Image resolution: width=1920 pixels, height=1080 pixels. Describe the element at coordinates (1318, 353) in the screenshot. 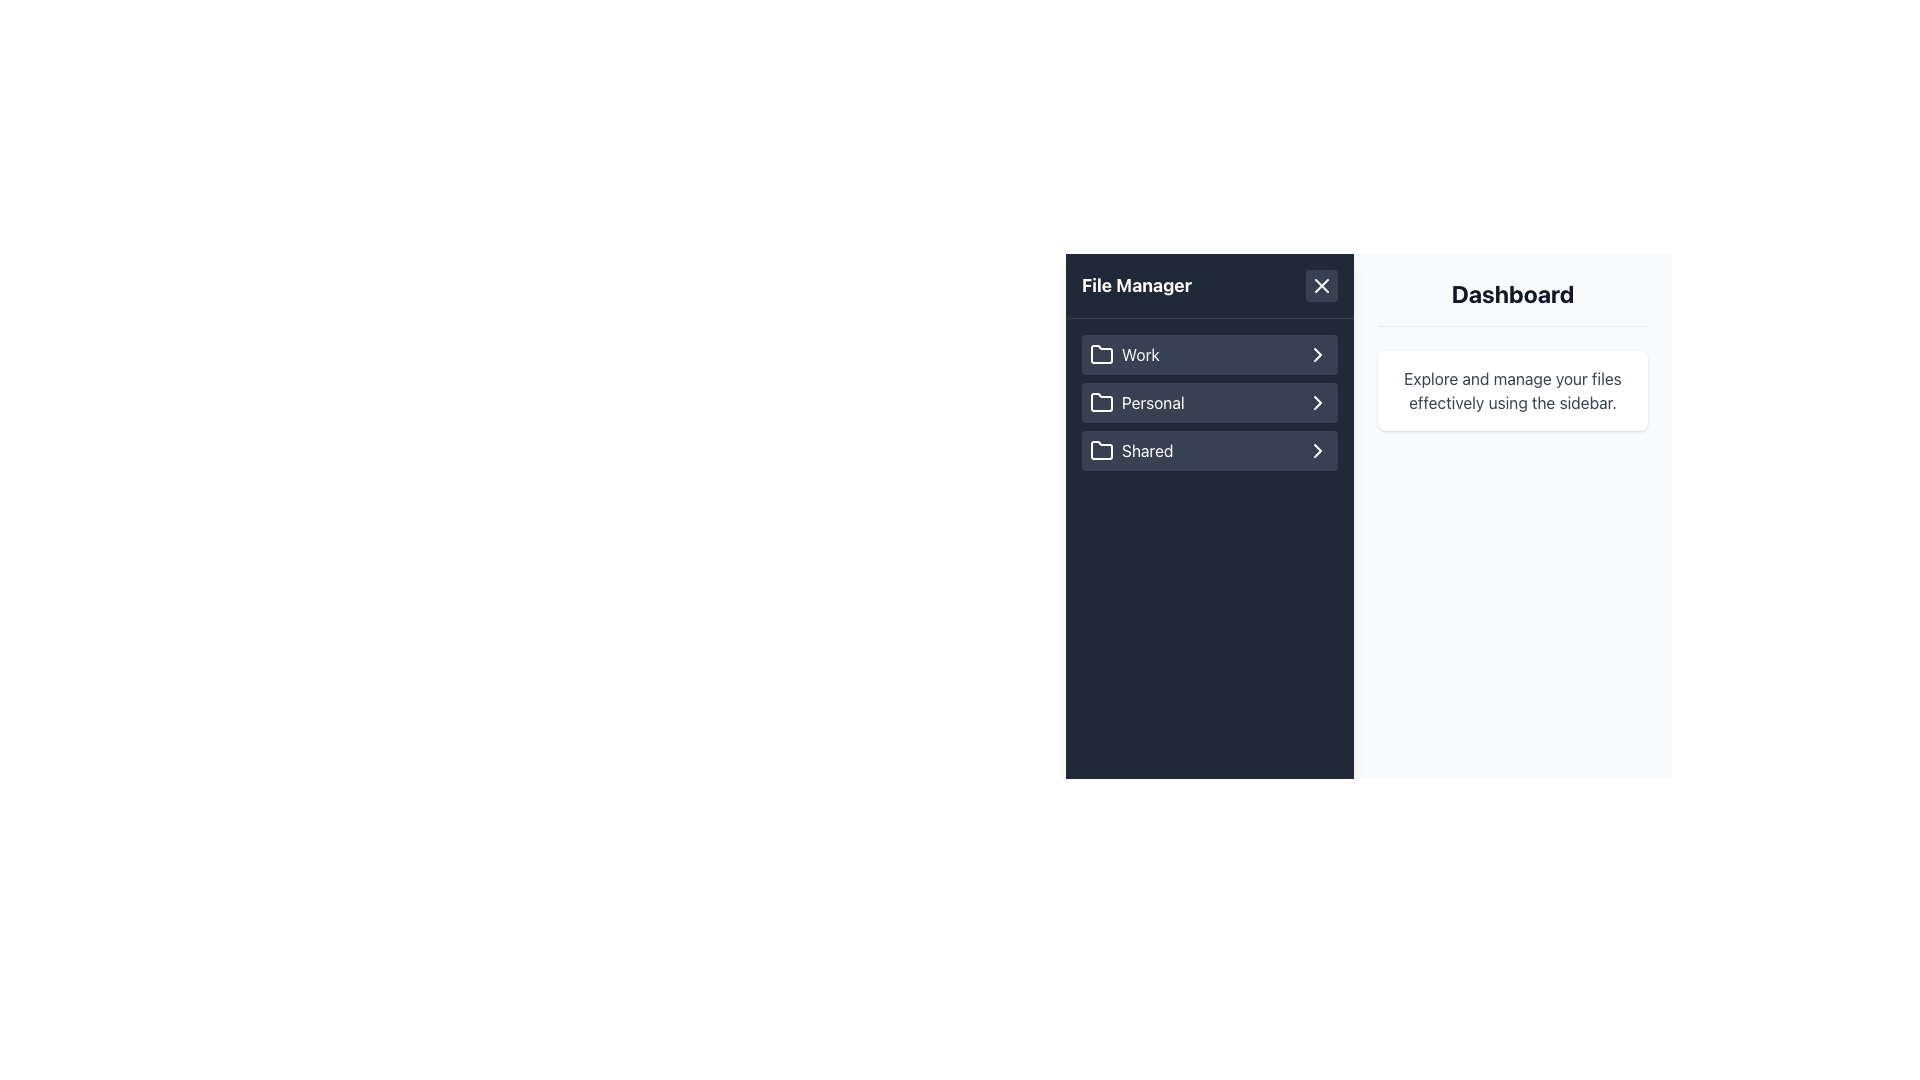

I see `the arrow-shaped navigation icon located at the rightmost part of the 'Work' button in the 'File Manager' sidebar` at that location.